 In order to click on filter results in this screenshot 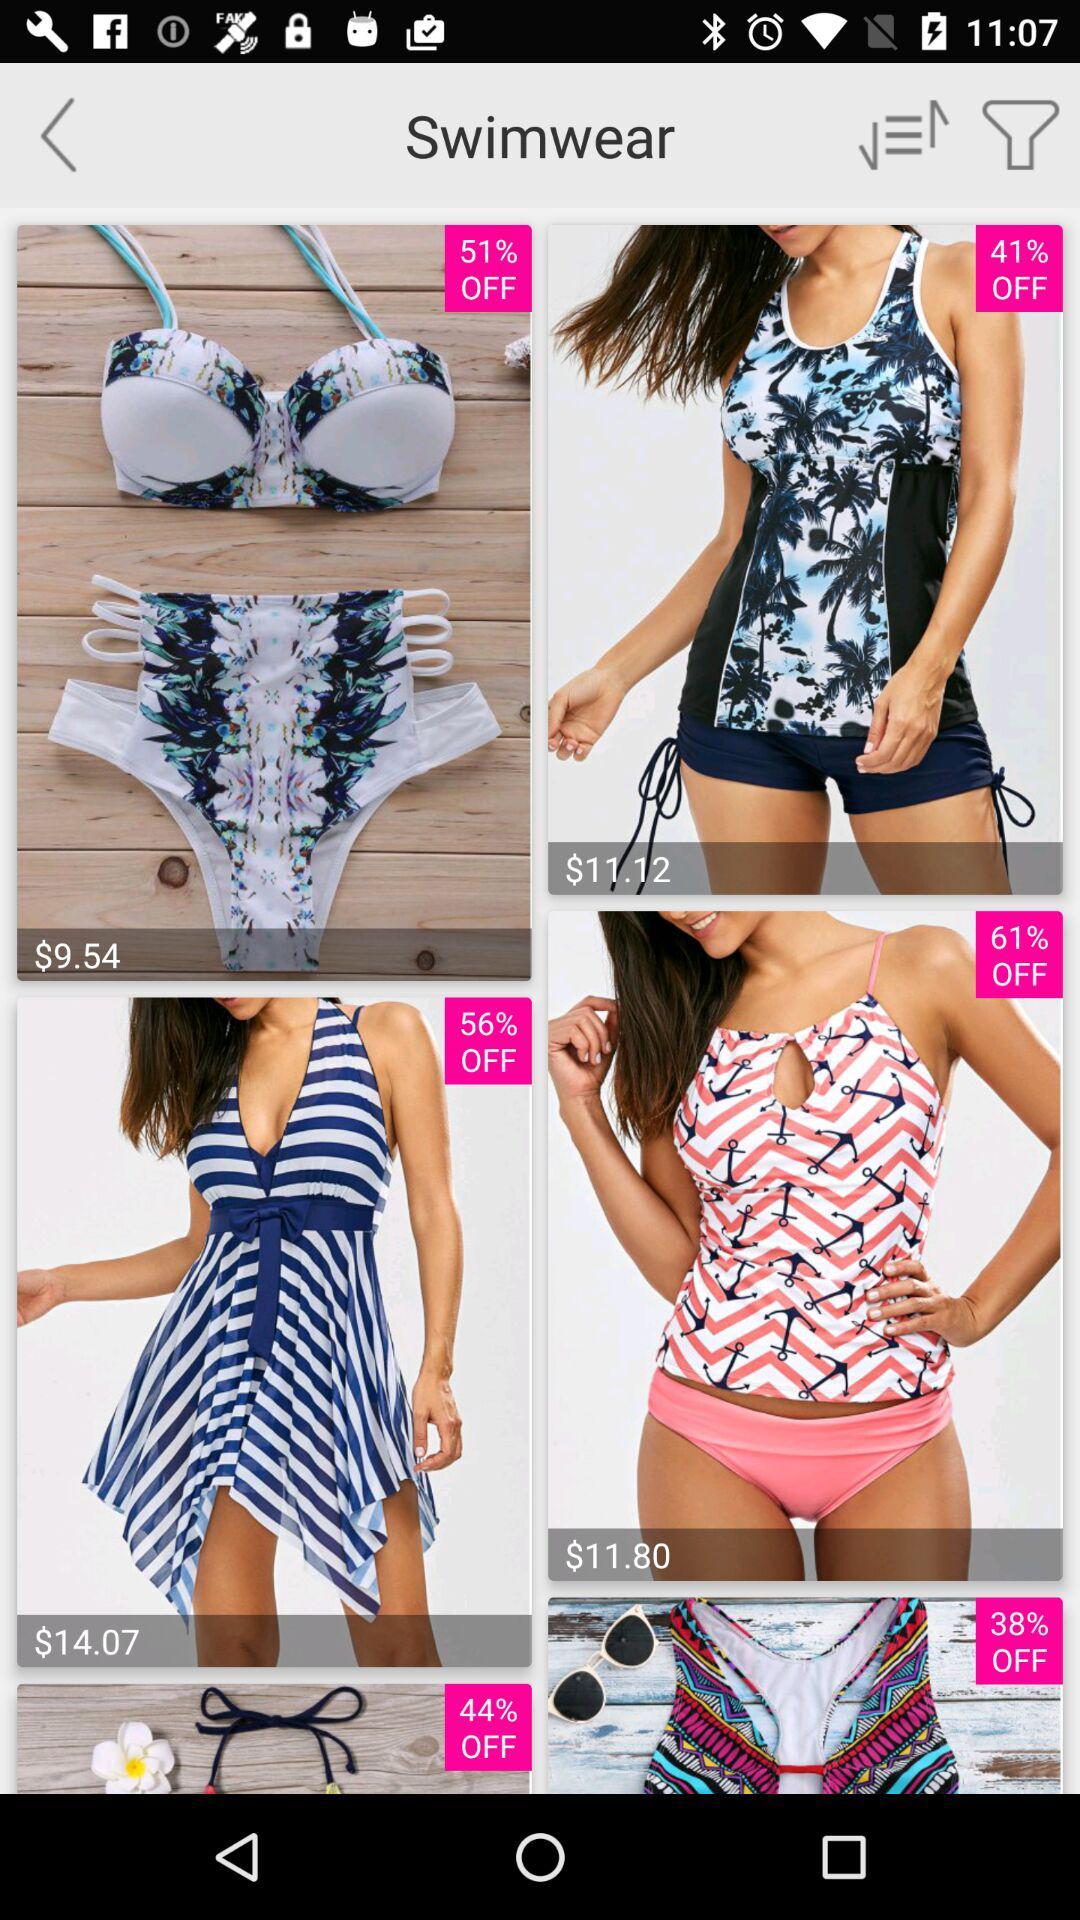, I will do `click(1021, 133)`.